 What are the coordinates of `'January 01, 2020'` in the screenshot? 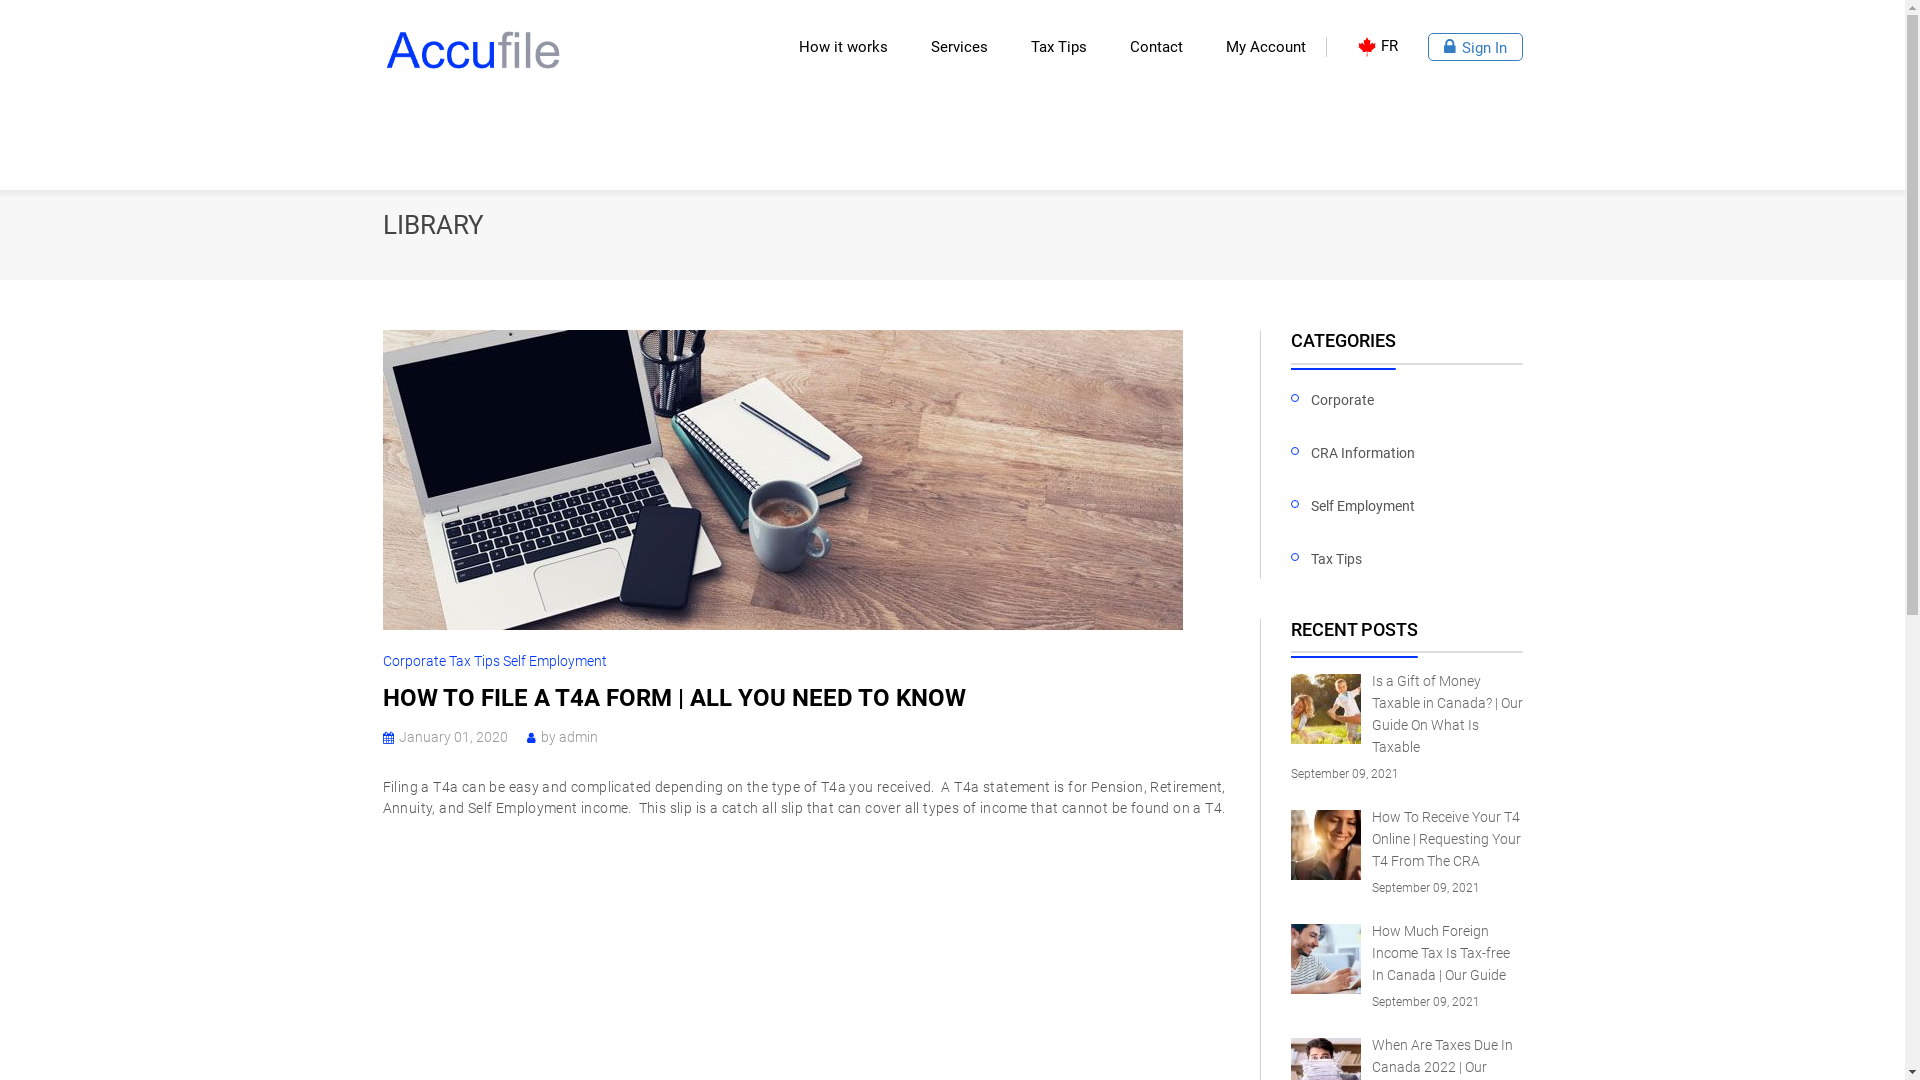 It's located at (451, 736).